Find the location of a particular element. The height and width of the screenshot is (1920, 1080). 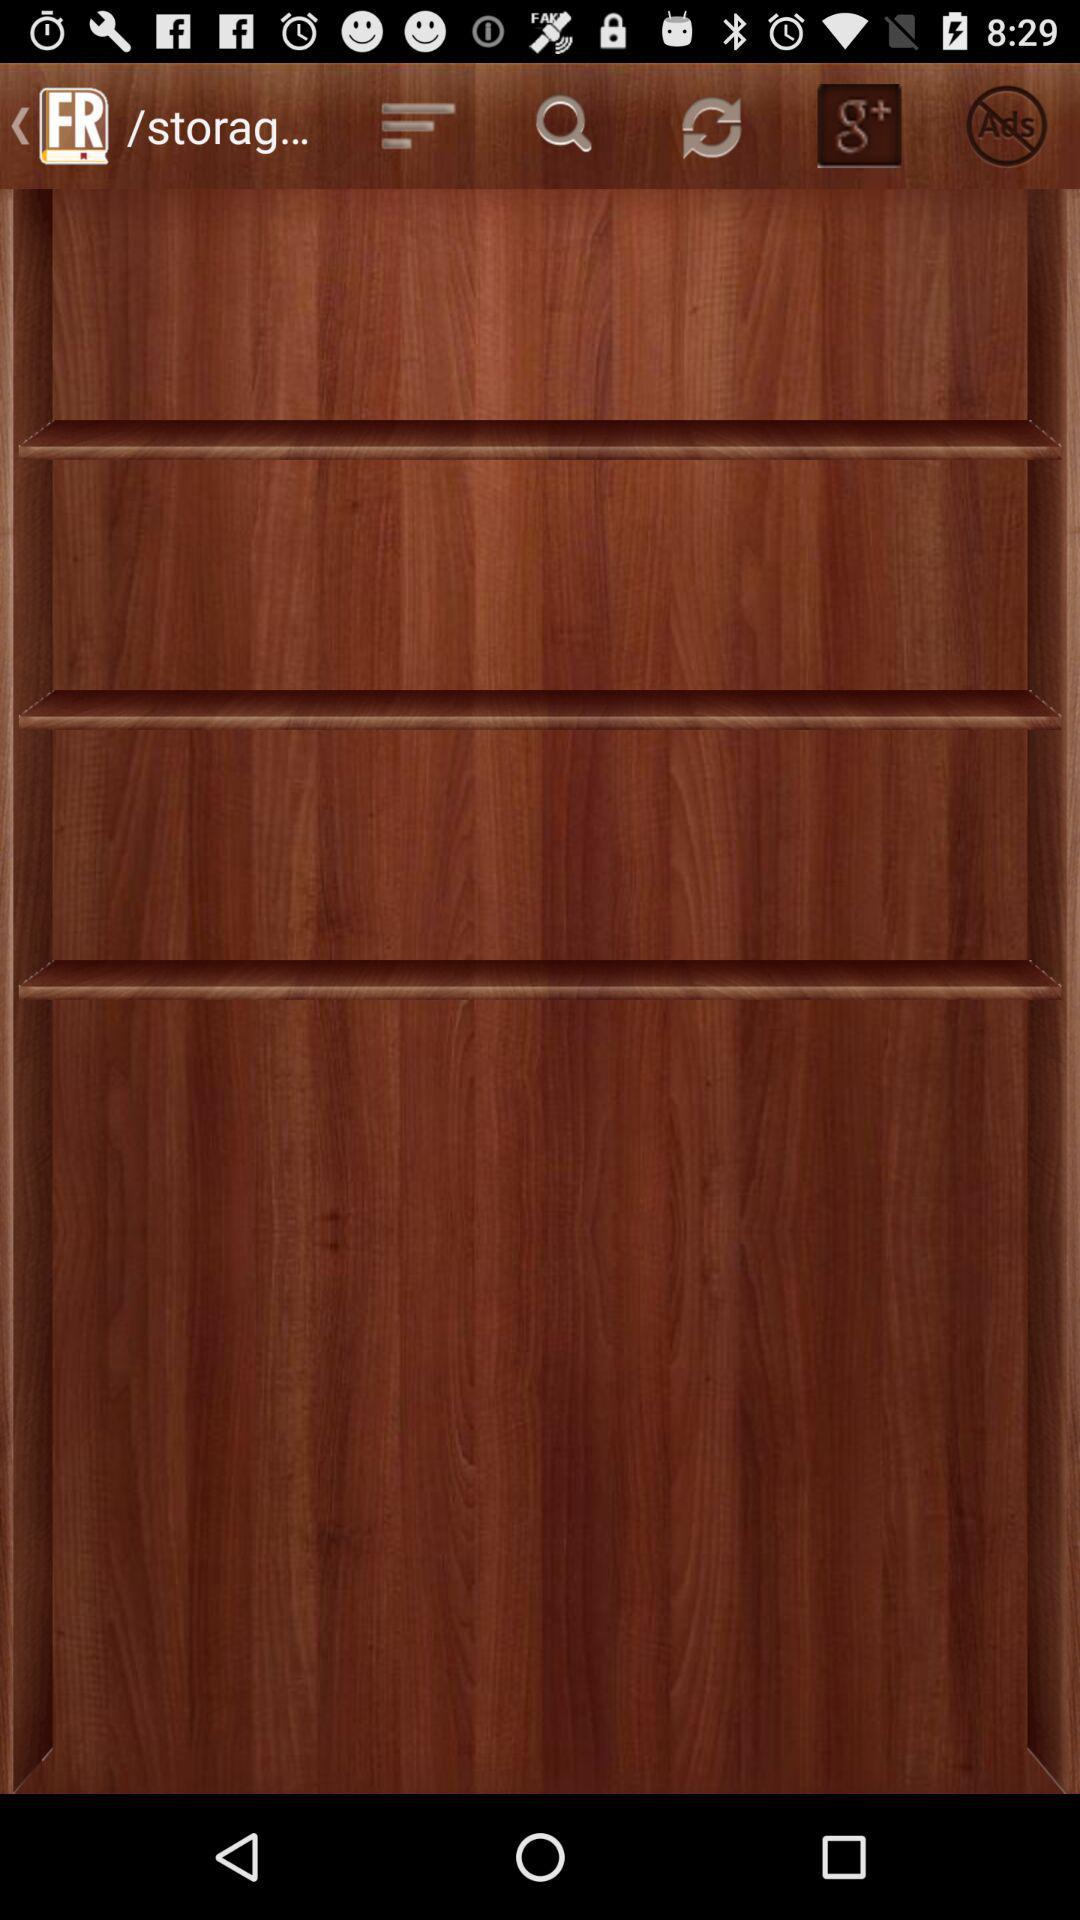

the first button beside storage is located at coordinates (417, 124).